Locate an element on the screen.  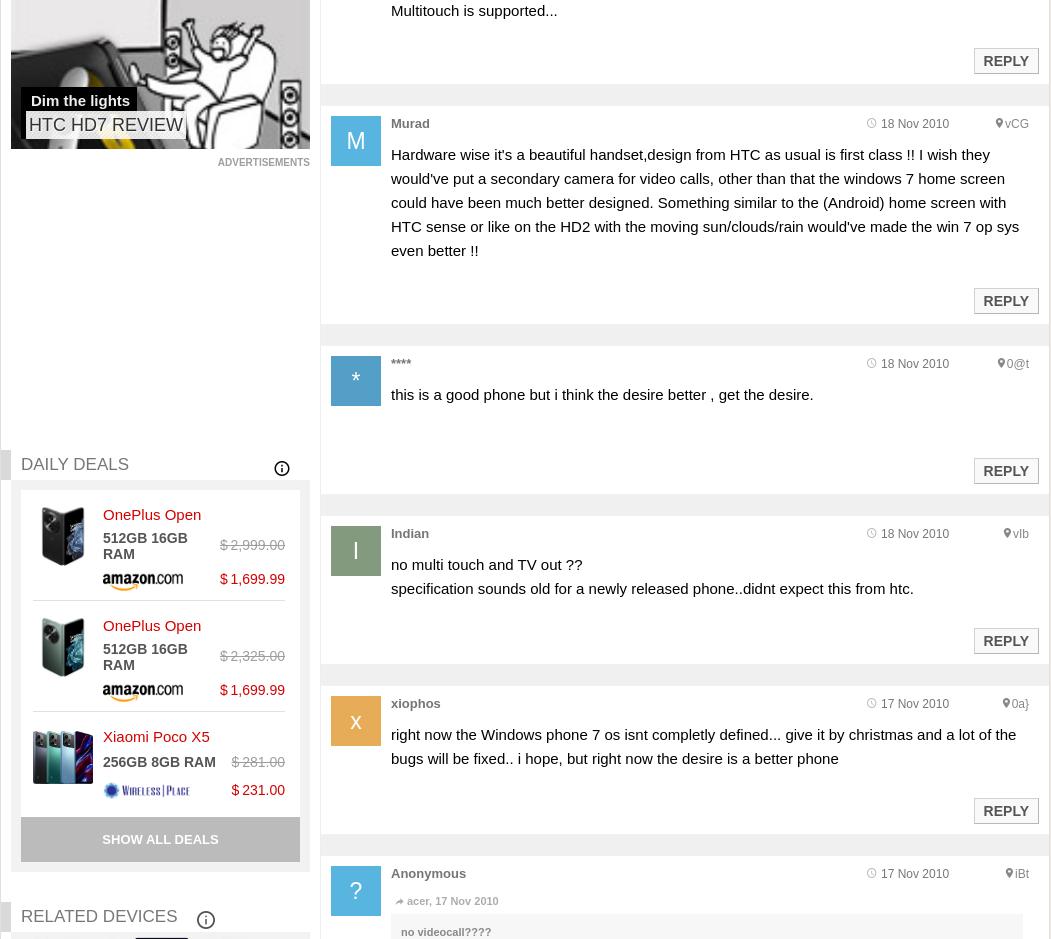
'Show all deals' is located at coordinates (158, 837).